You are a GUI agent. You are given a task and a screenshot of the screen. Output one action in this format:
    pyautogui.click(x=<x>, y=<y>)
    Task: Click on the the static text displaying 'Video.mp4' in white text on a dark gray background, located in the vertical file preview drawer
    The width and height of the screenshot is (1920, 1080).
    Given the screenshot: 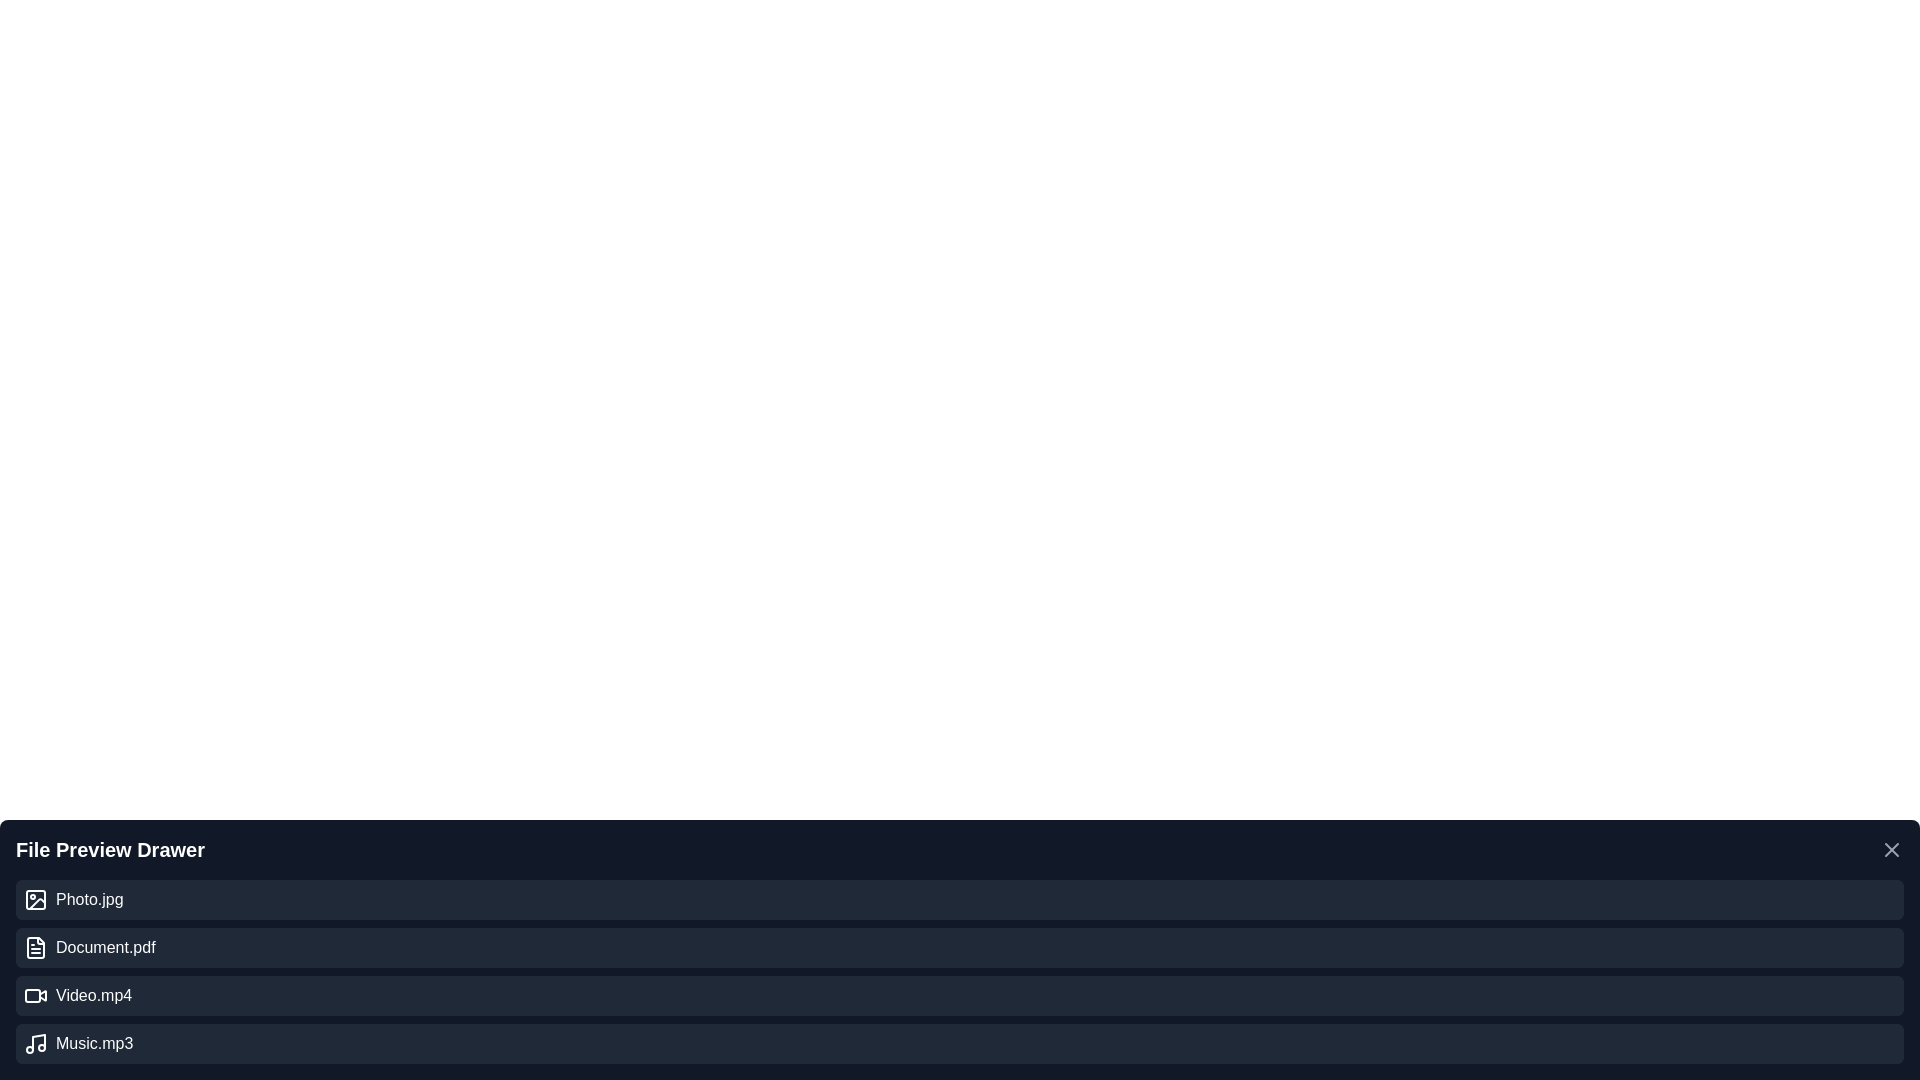 What is the action you would take?
    pyautogui.click(x=93, y=995)
    